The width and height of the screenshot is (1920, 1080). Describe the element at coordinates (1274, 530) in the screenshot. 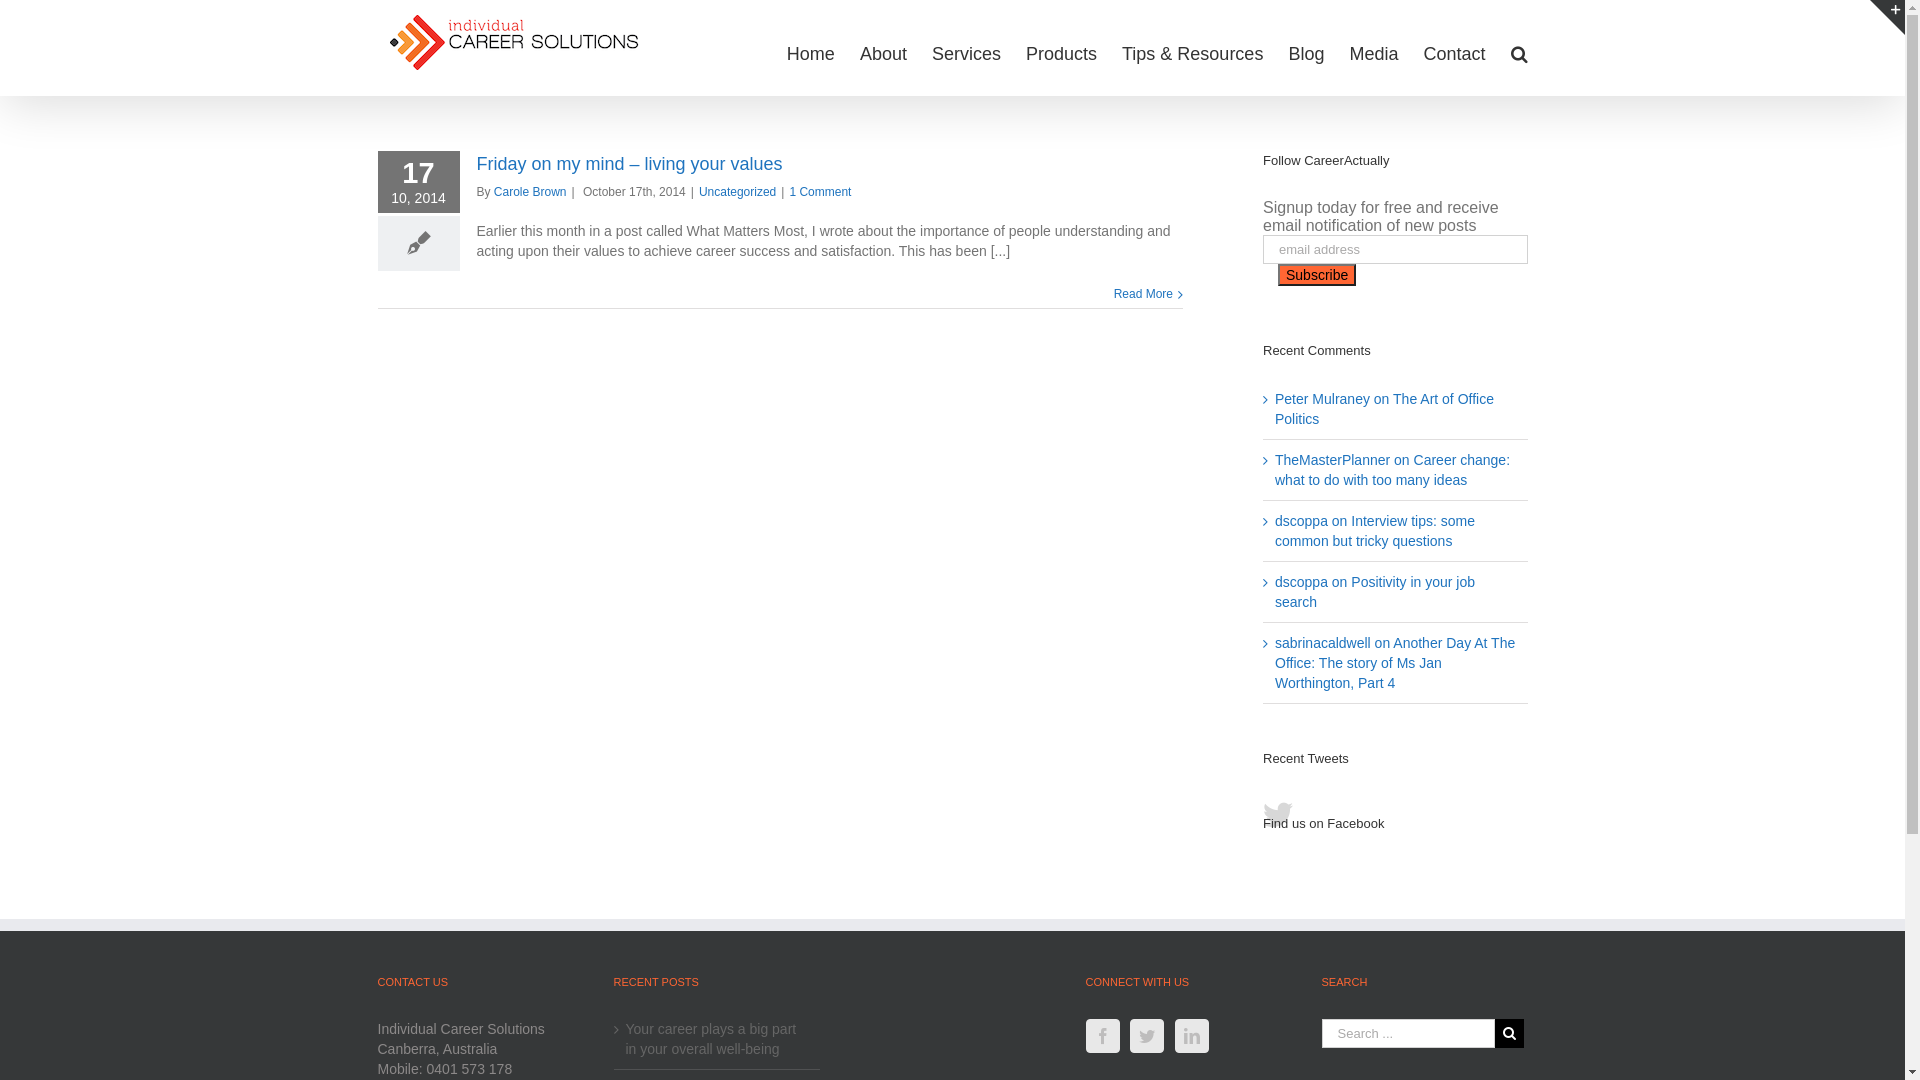

I see `'Interview tips: some common but tricky questions'` at that location.